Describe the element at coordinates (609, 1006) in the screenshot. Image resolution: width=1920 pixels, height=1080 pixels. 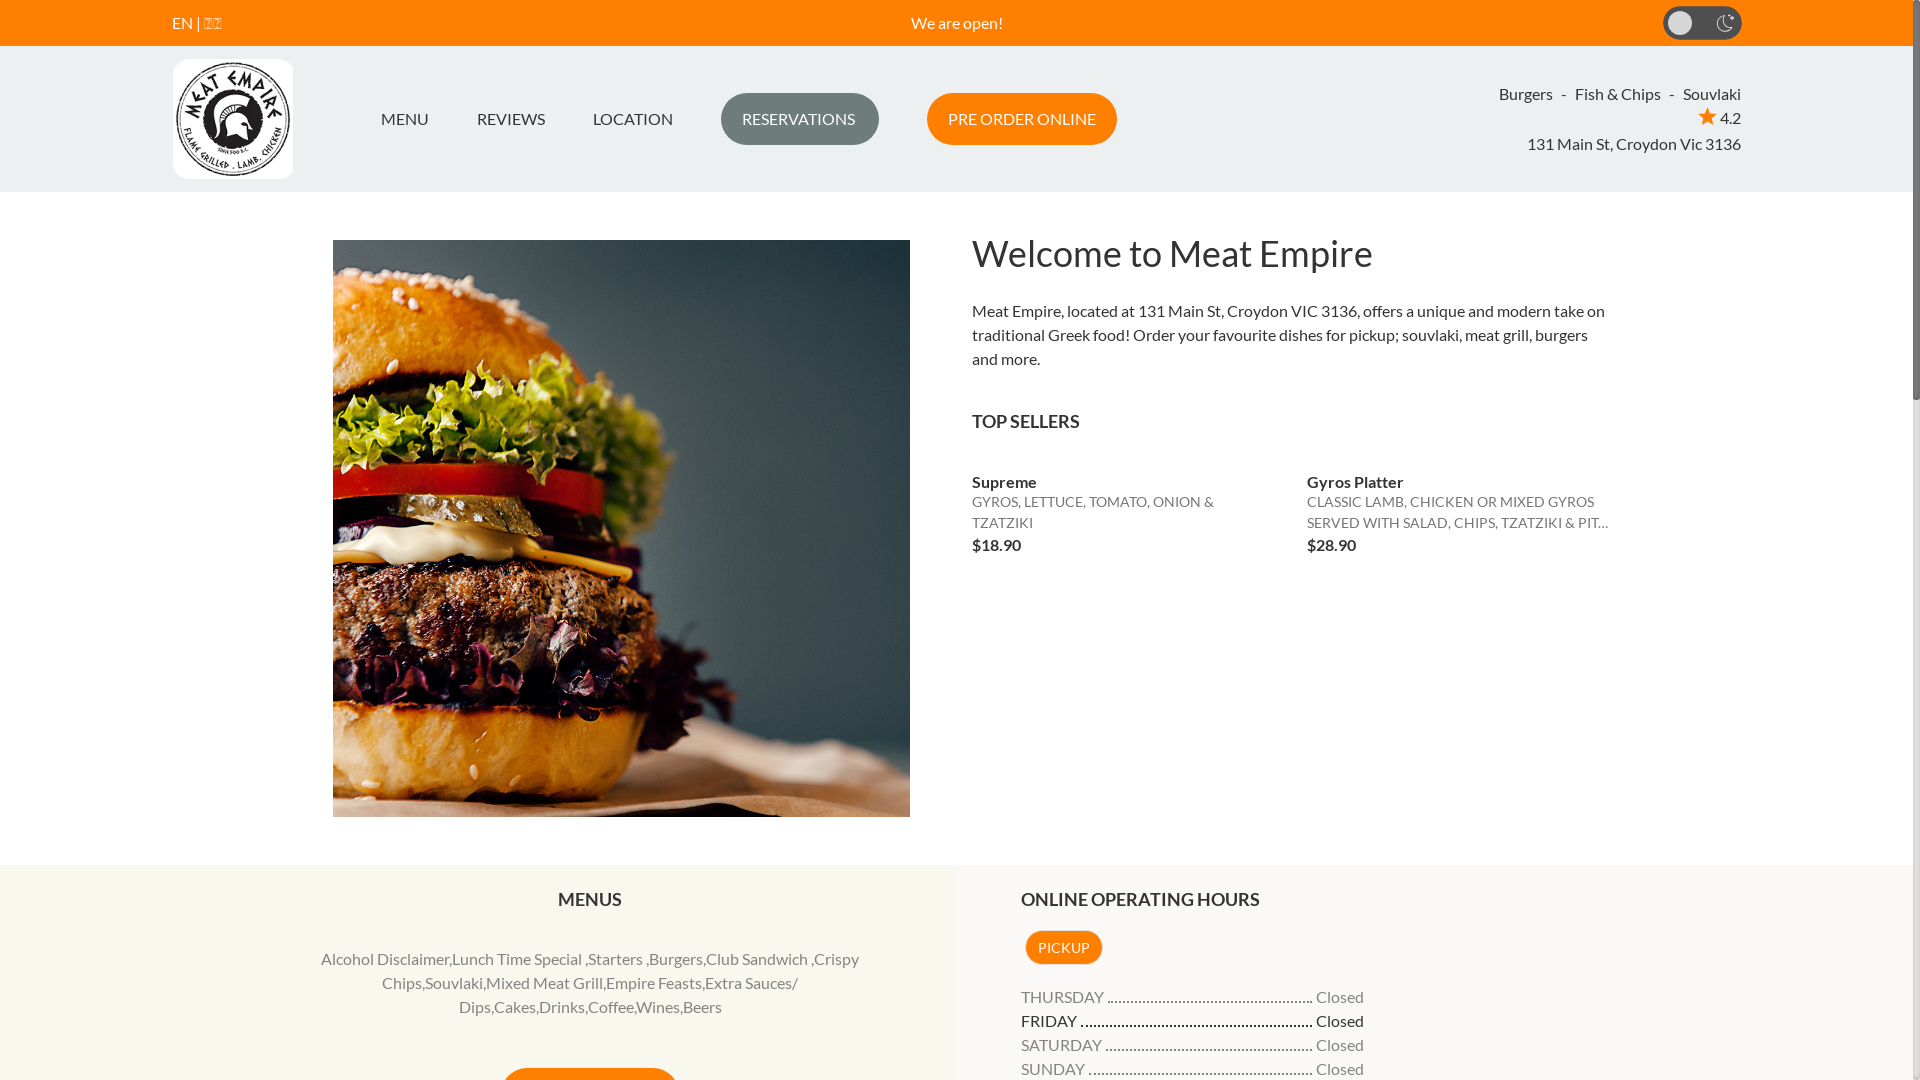
I see `'Coffee'` at that location.